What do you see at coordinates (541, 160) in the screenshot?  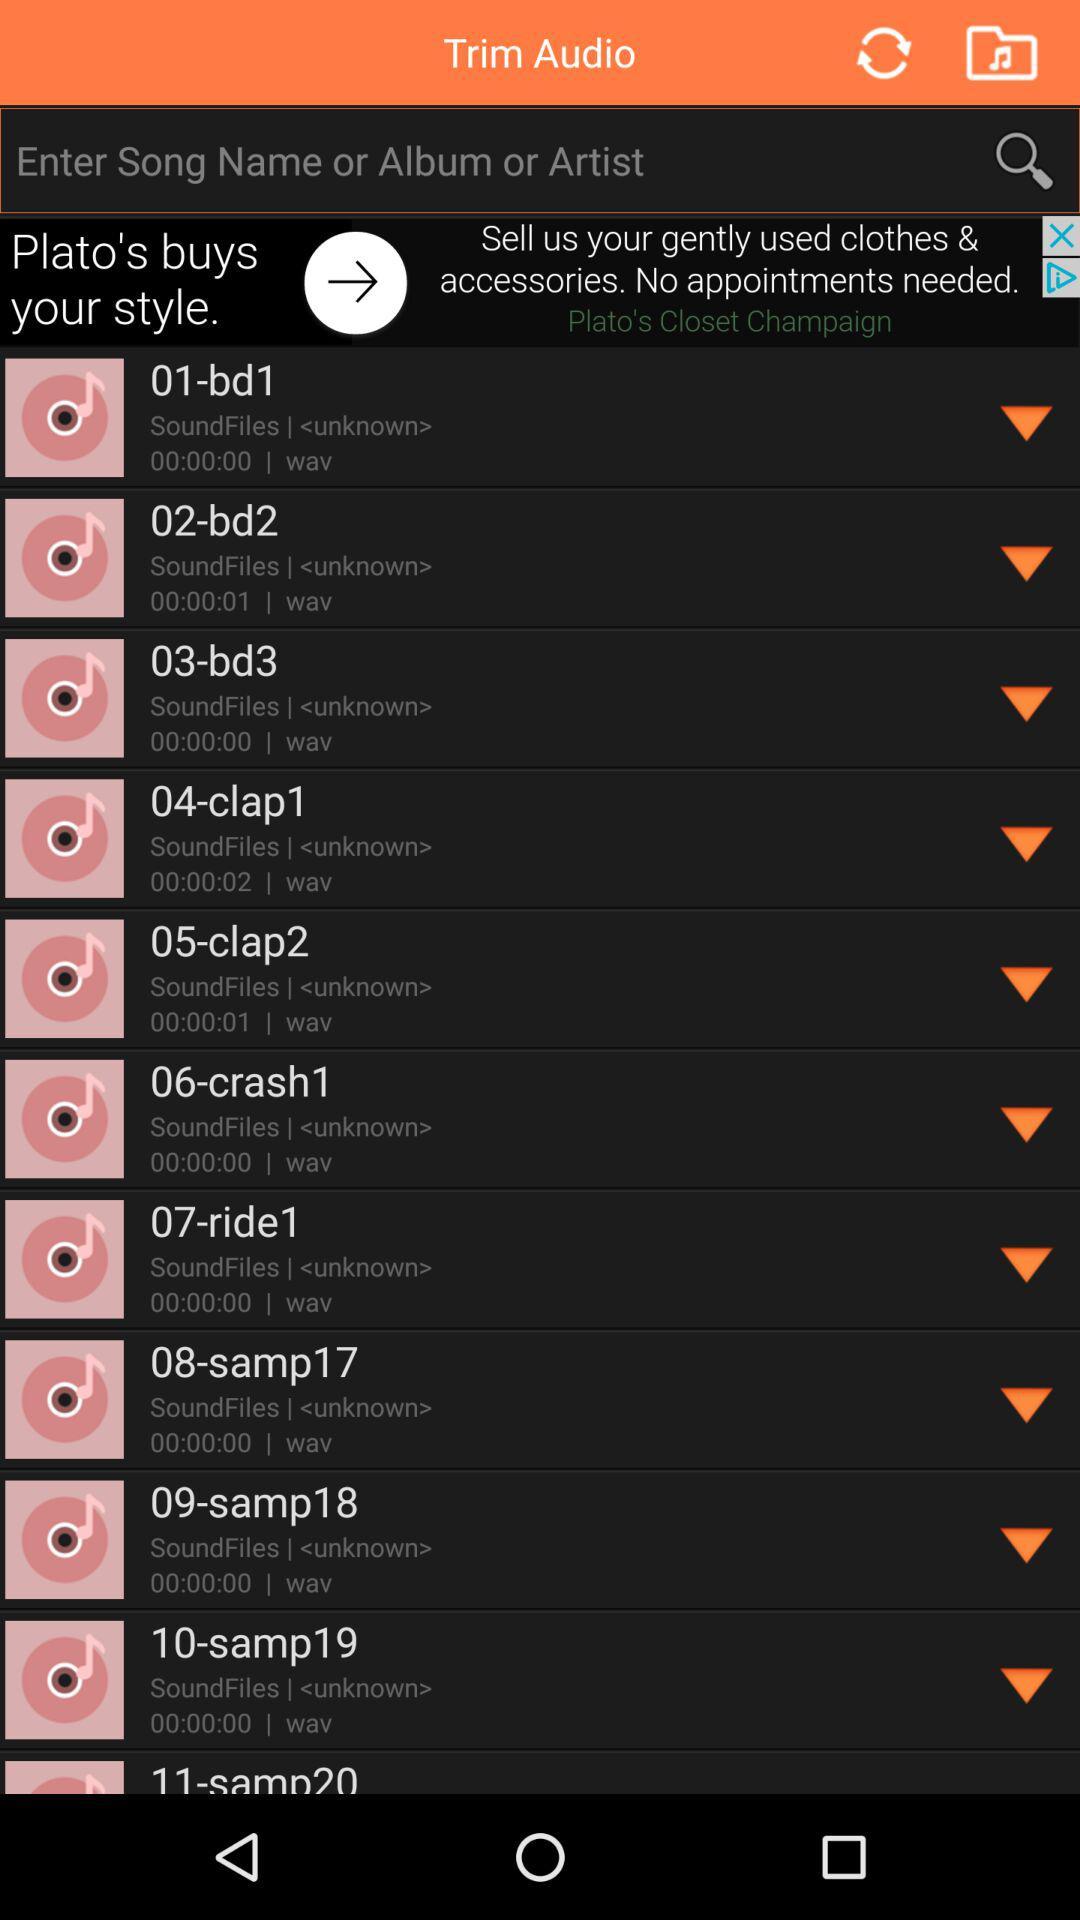 I see `search` at bounding box center [541, 160].